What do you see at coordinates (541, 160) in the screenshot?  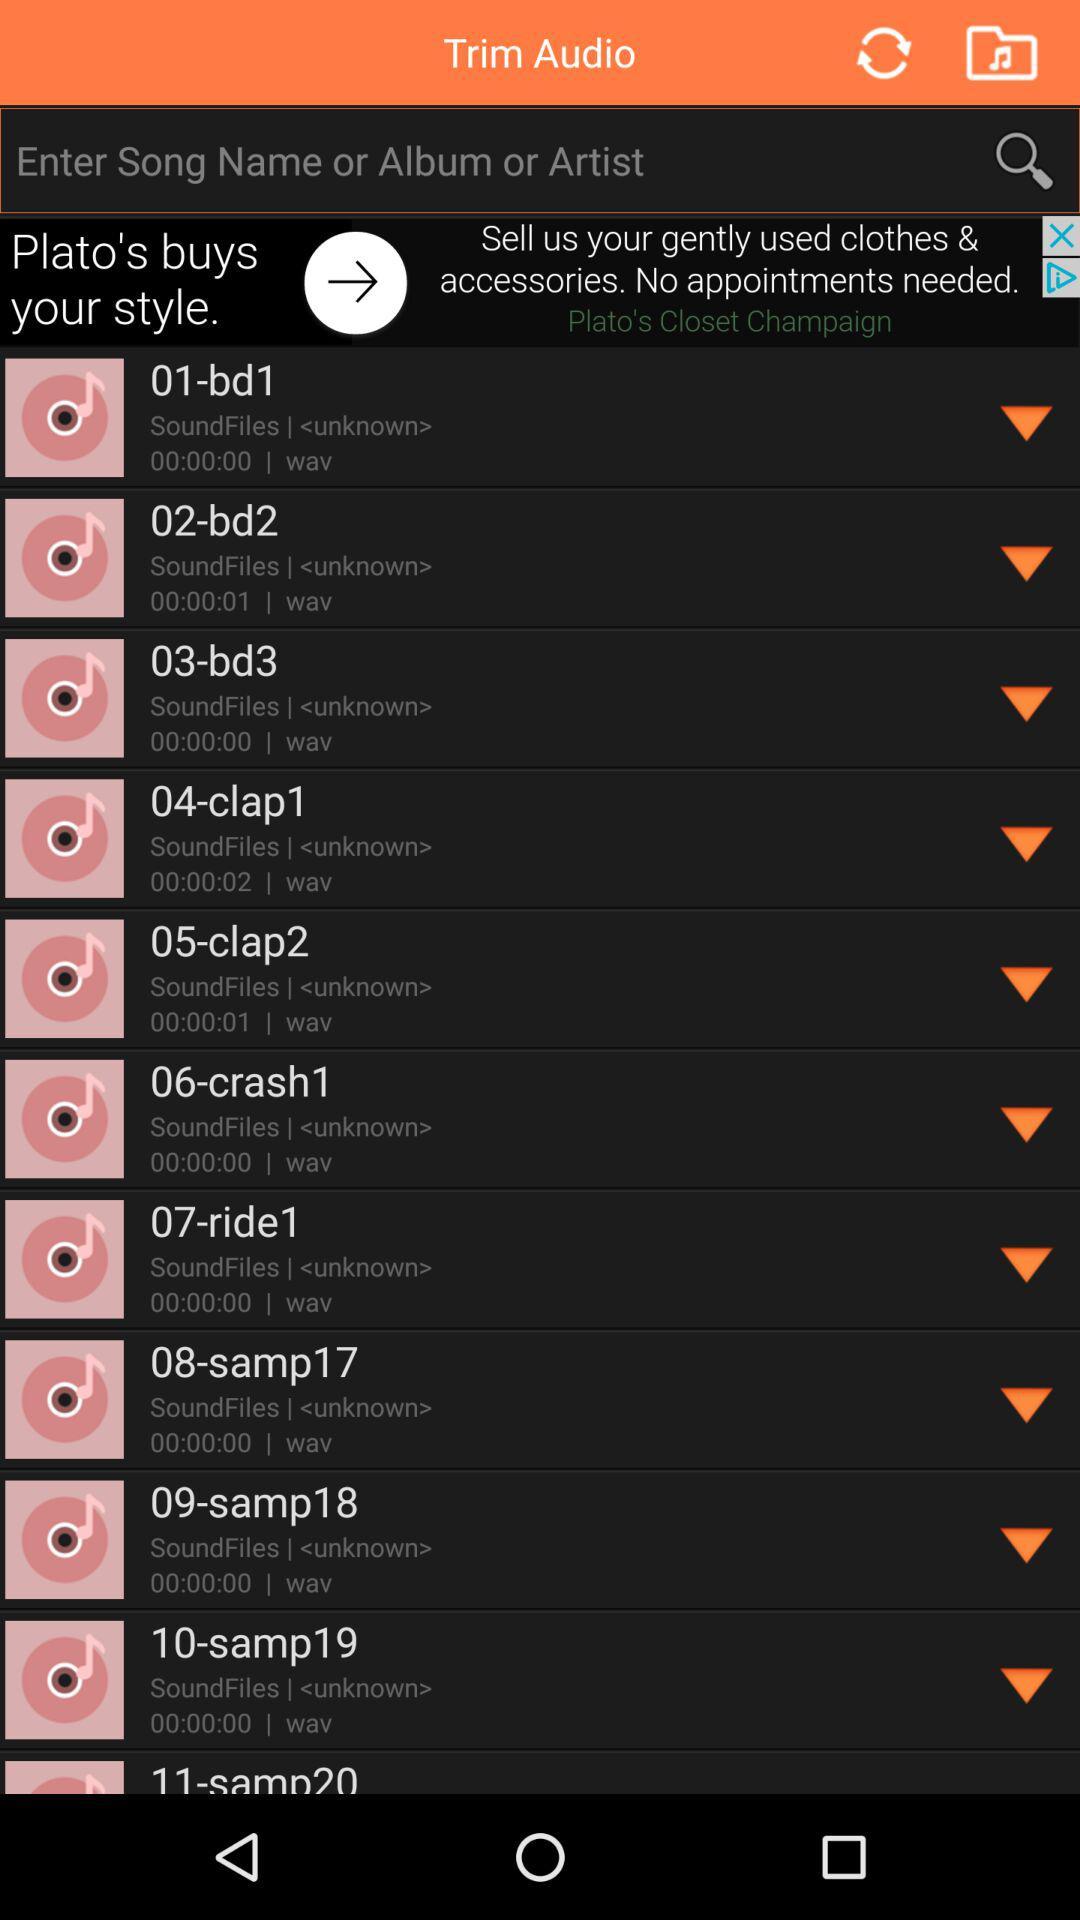 I see `search` at bounding box center [541, 160].